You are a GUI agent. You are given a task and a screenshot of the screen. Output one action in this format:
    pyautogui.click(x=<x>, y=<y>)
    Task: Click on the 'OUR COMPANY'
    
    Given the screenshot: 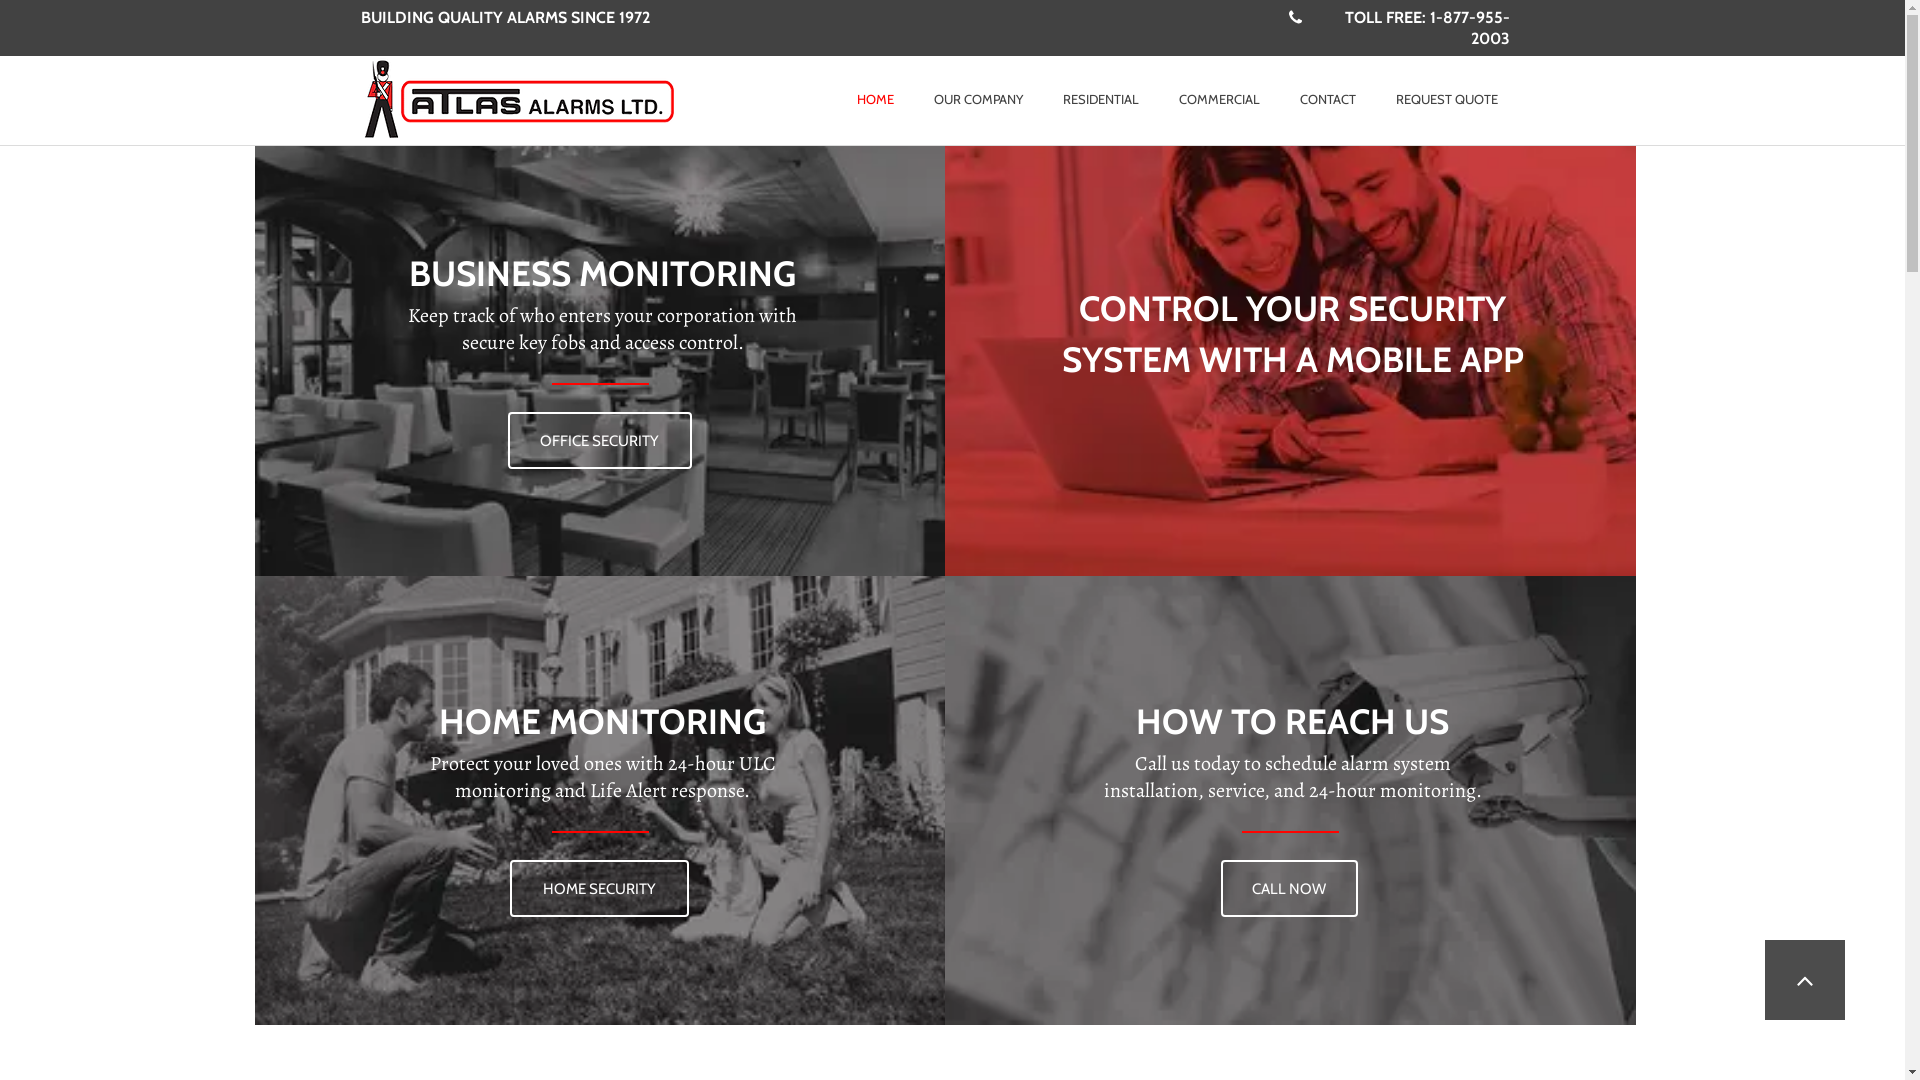 What is the action you would take?
    pyautogui.click(x=978, y=99)
    